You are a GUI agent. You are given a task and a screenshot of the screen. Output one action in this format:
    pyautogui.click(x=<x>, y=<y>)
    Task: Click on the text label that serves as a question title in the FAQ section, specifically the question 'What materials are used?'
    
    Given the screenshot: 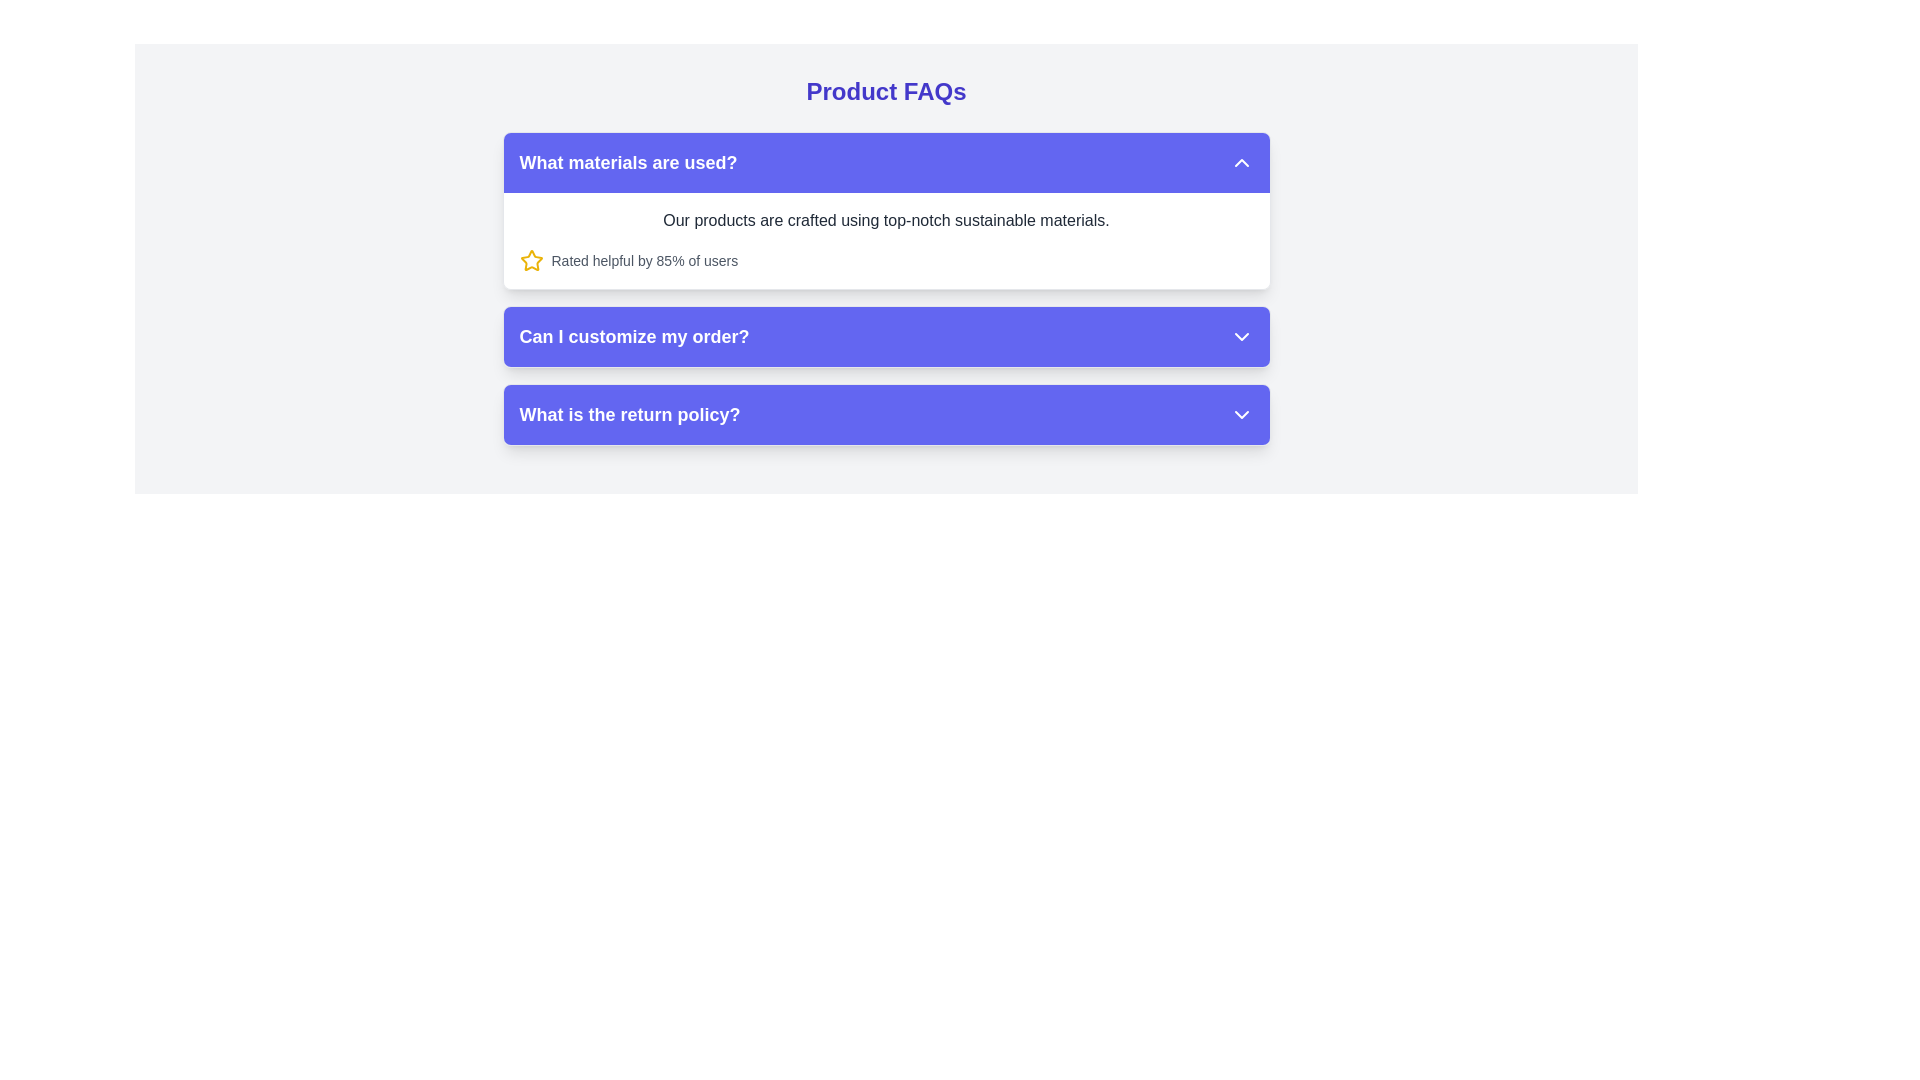 What is the action you would take?
    pyautogui.click(x=627, y=161)
    